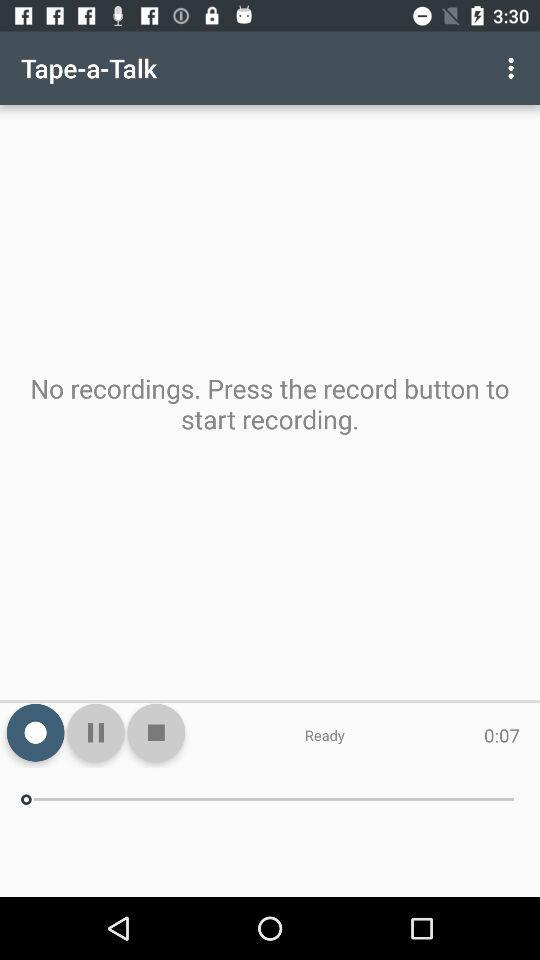 The image size is (540, 960). I want to click on the item to the left of ready icon, so click(155, 731).